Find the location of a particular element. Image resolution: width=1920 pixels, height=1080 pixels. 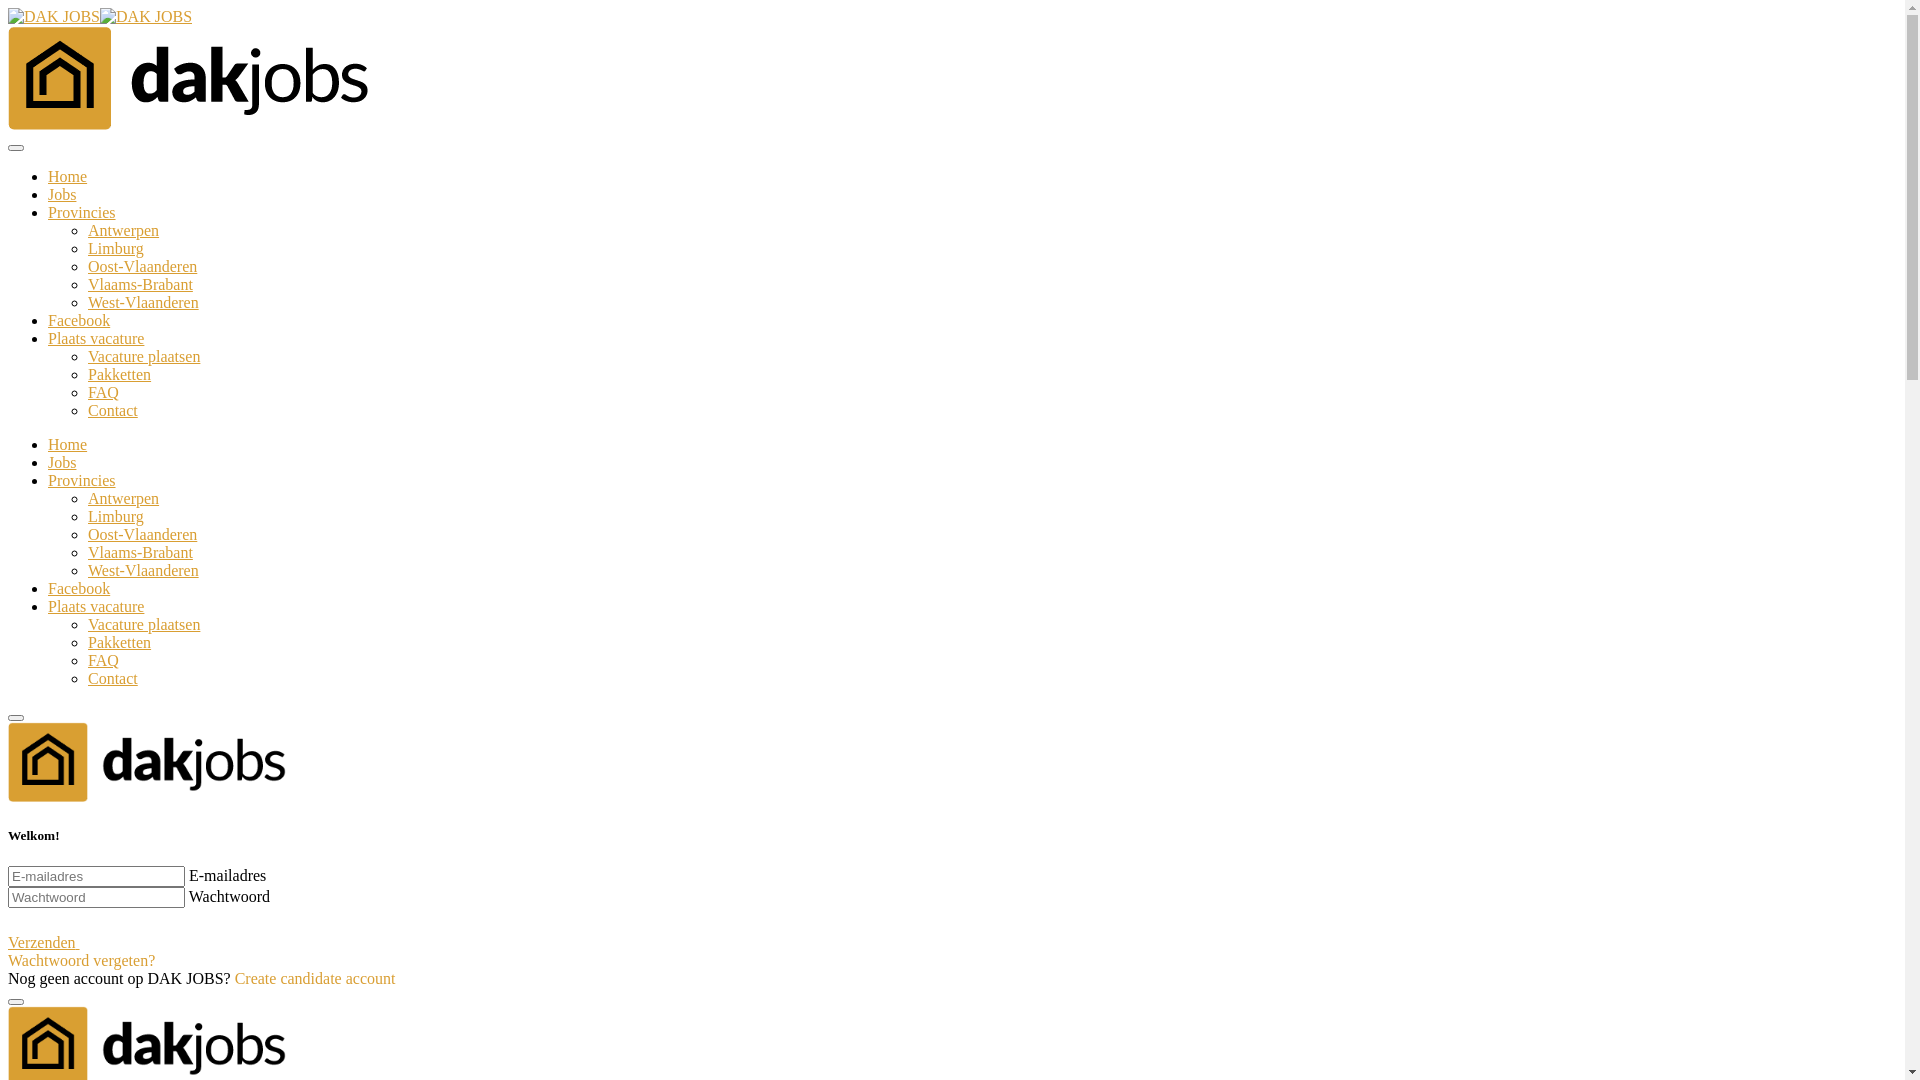

'Create candidate account' is located at coordinates (314, 977).